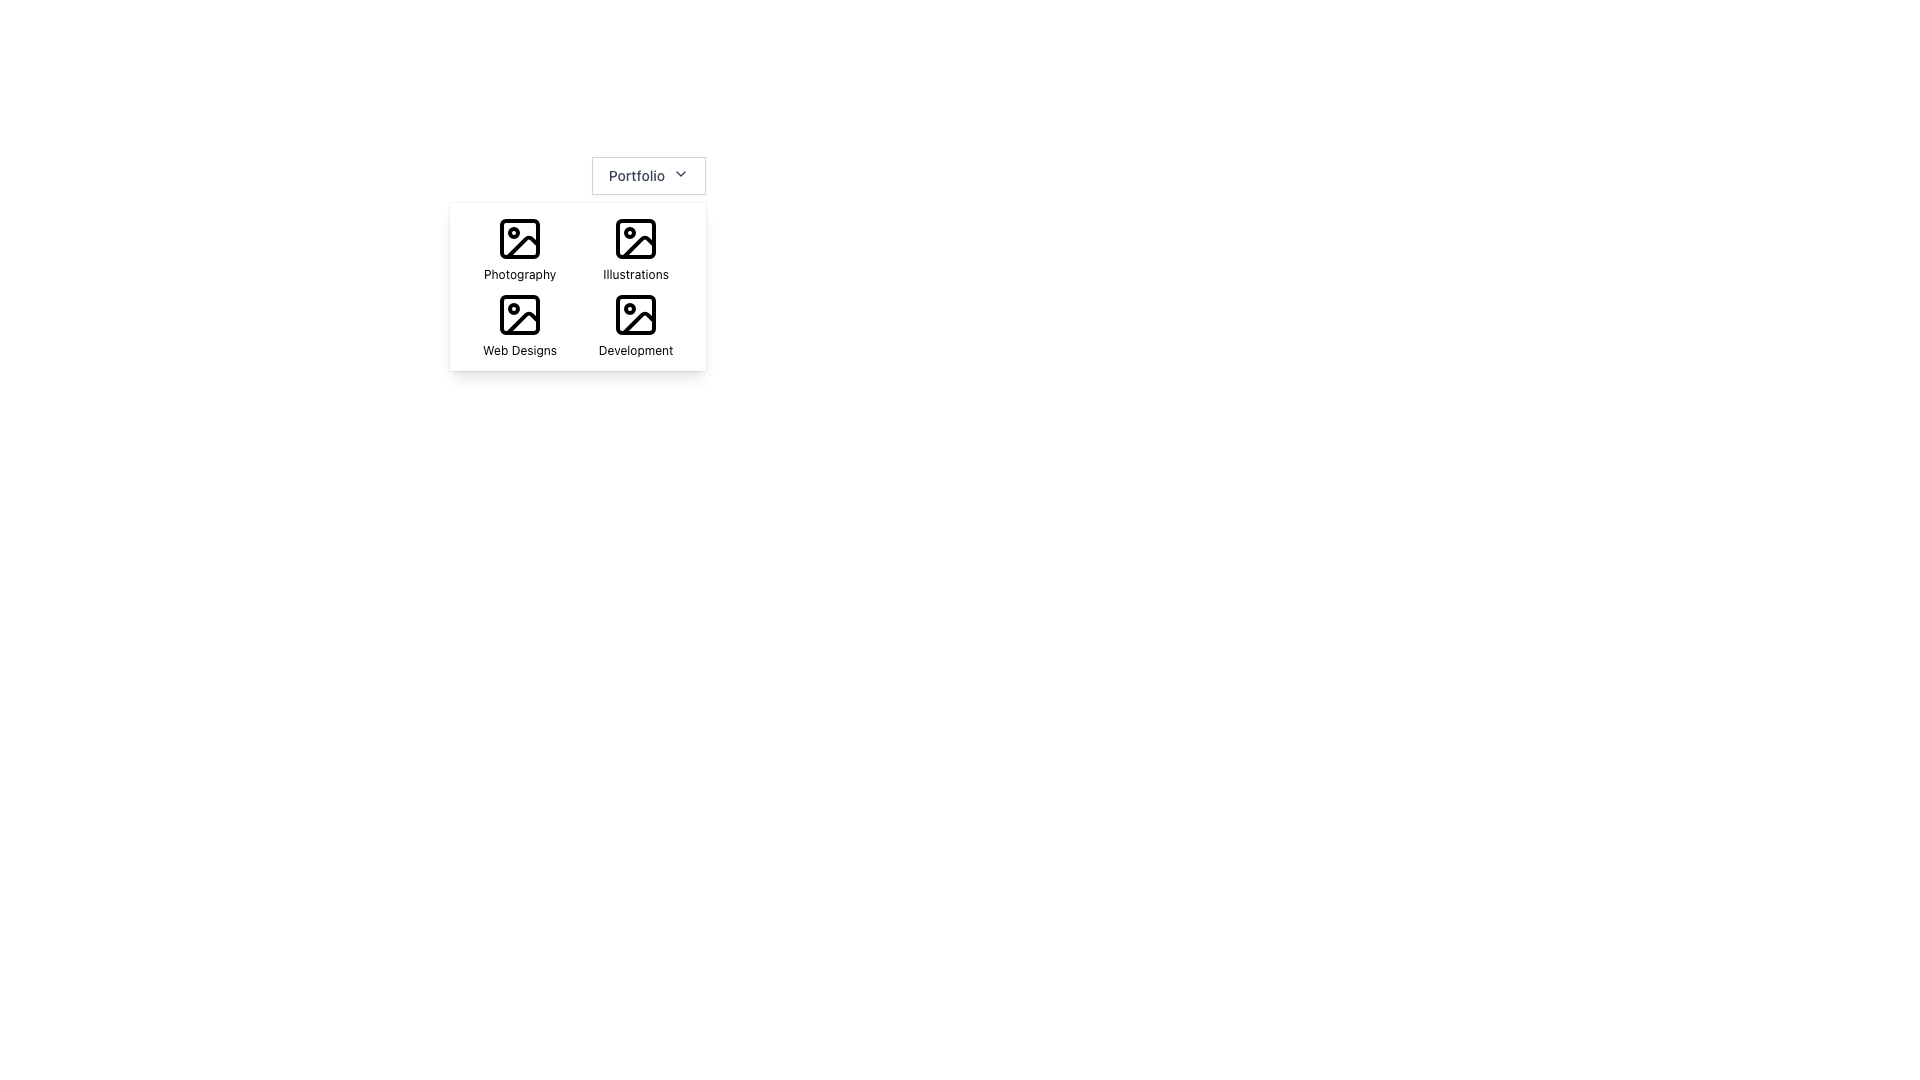 Image resolution: width=1920 pixels, height=1080 pixels. Describe the element at coordinates (635, 274) in the screenshot. I see `the 'Illustrations' text label, which is styled in a small-sized sans-serif font and positioned below an image icon in the top-right quadrant of the grid` at that location.